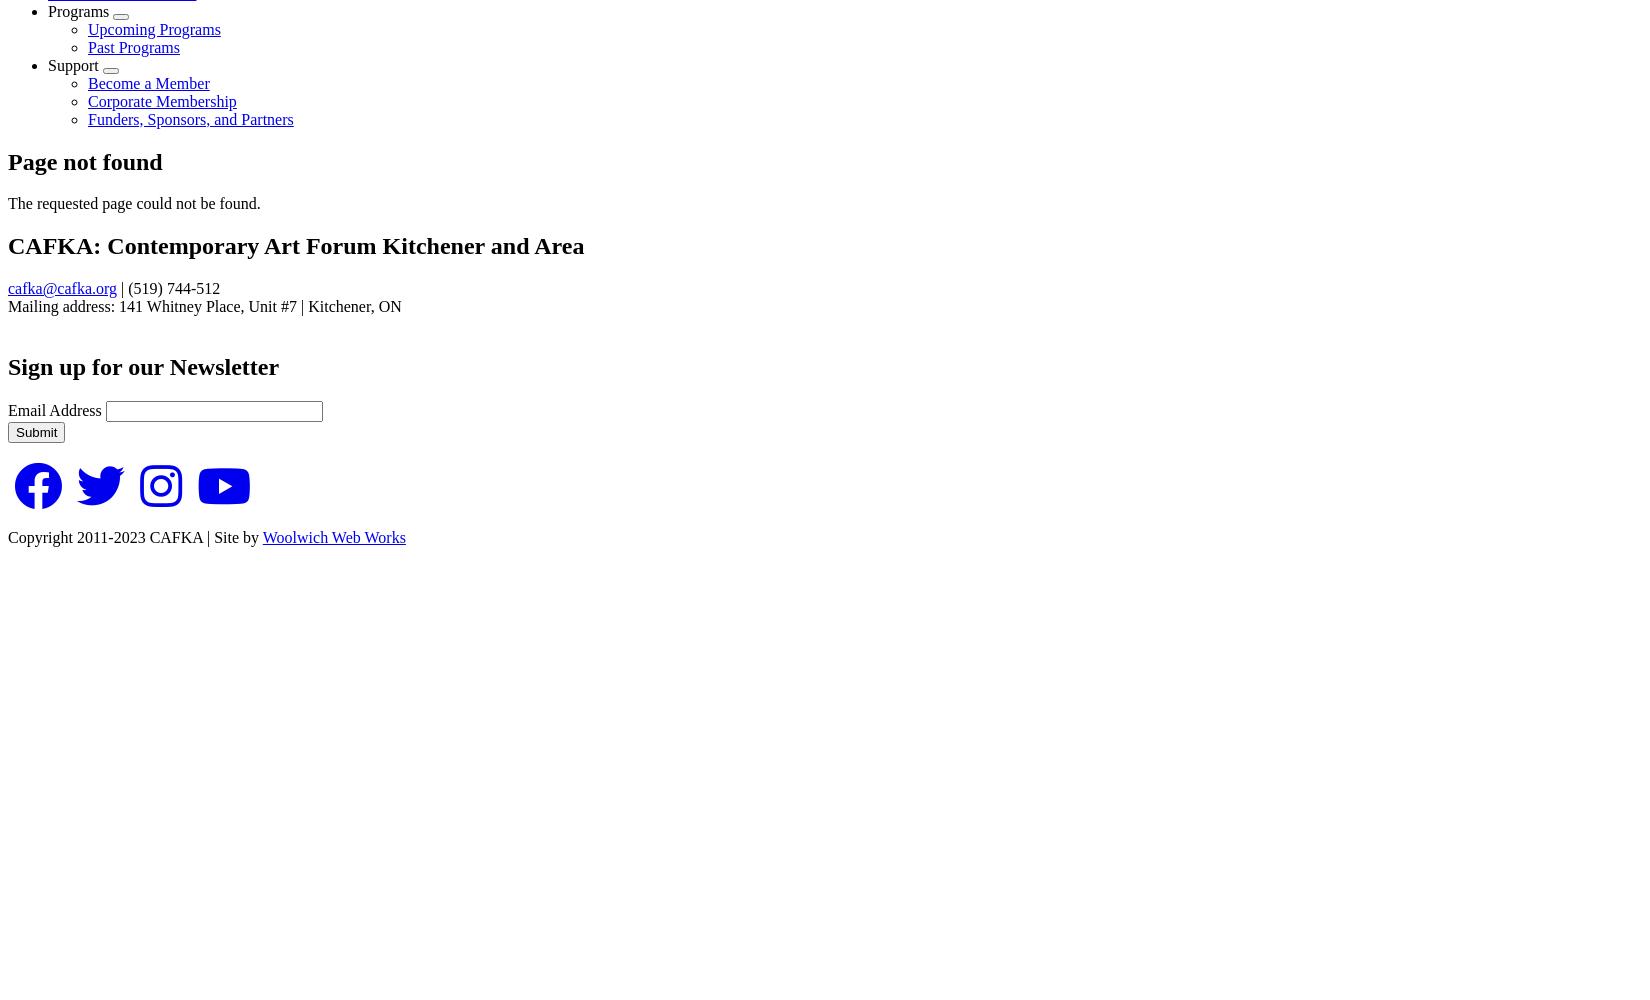 This screenshot has height=1000, width=1650. What do you see at coordinates (345, 245) in the screenshot?
I see `'Contemporary Art Forum Kitchener and Area'` at bounding box center [345, 245].